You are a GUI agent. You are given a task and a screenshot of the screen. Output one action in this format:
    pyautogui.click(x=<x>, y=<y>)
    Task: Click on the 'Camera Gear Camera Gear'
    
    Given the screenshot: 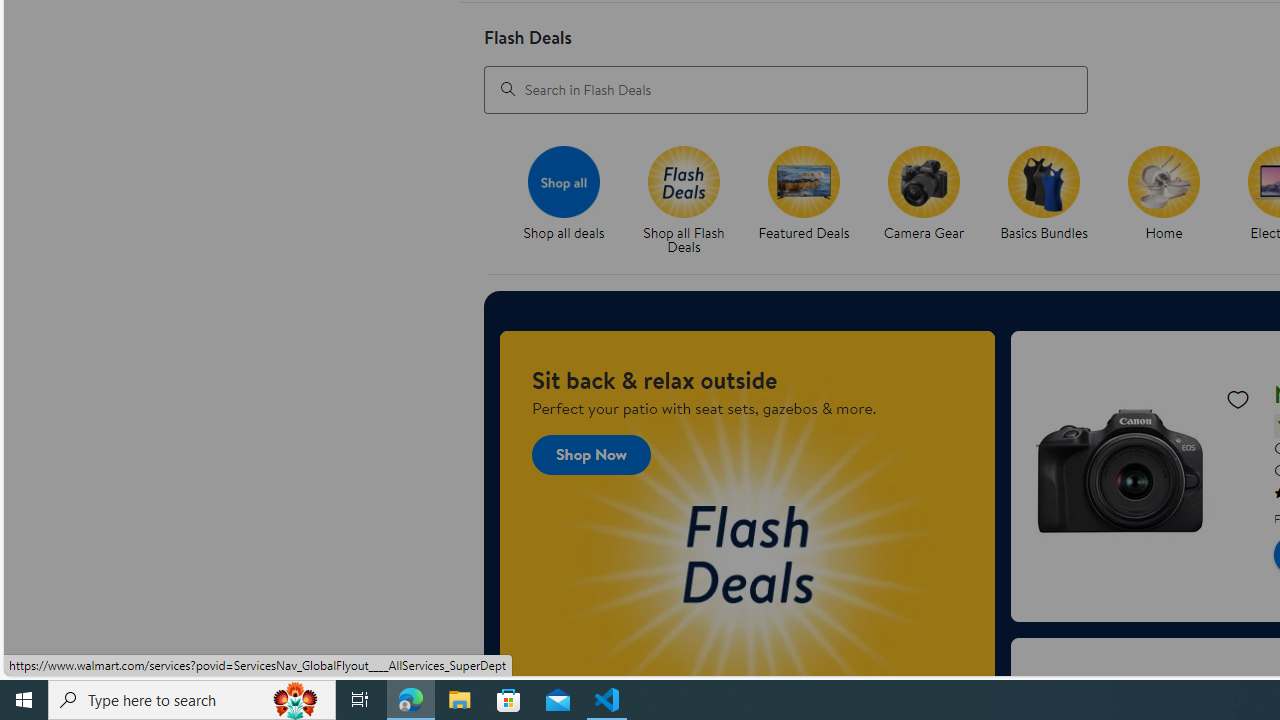 What is the action you would take?
    pyautogui.click(x=922, y=194)
    